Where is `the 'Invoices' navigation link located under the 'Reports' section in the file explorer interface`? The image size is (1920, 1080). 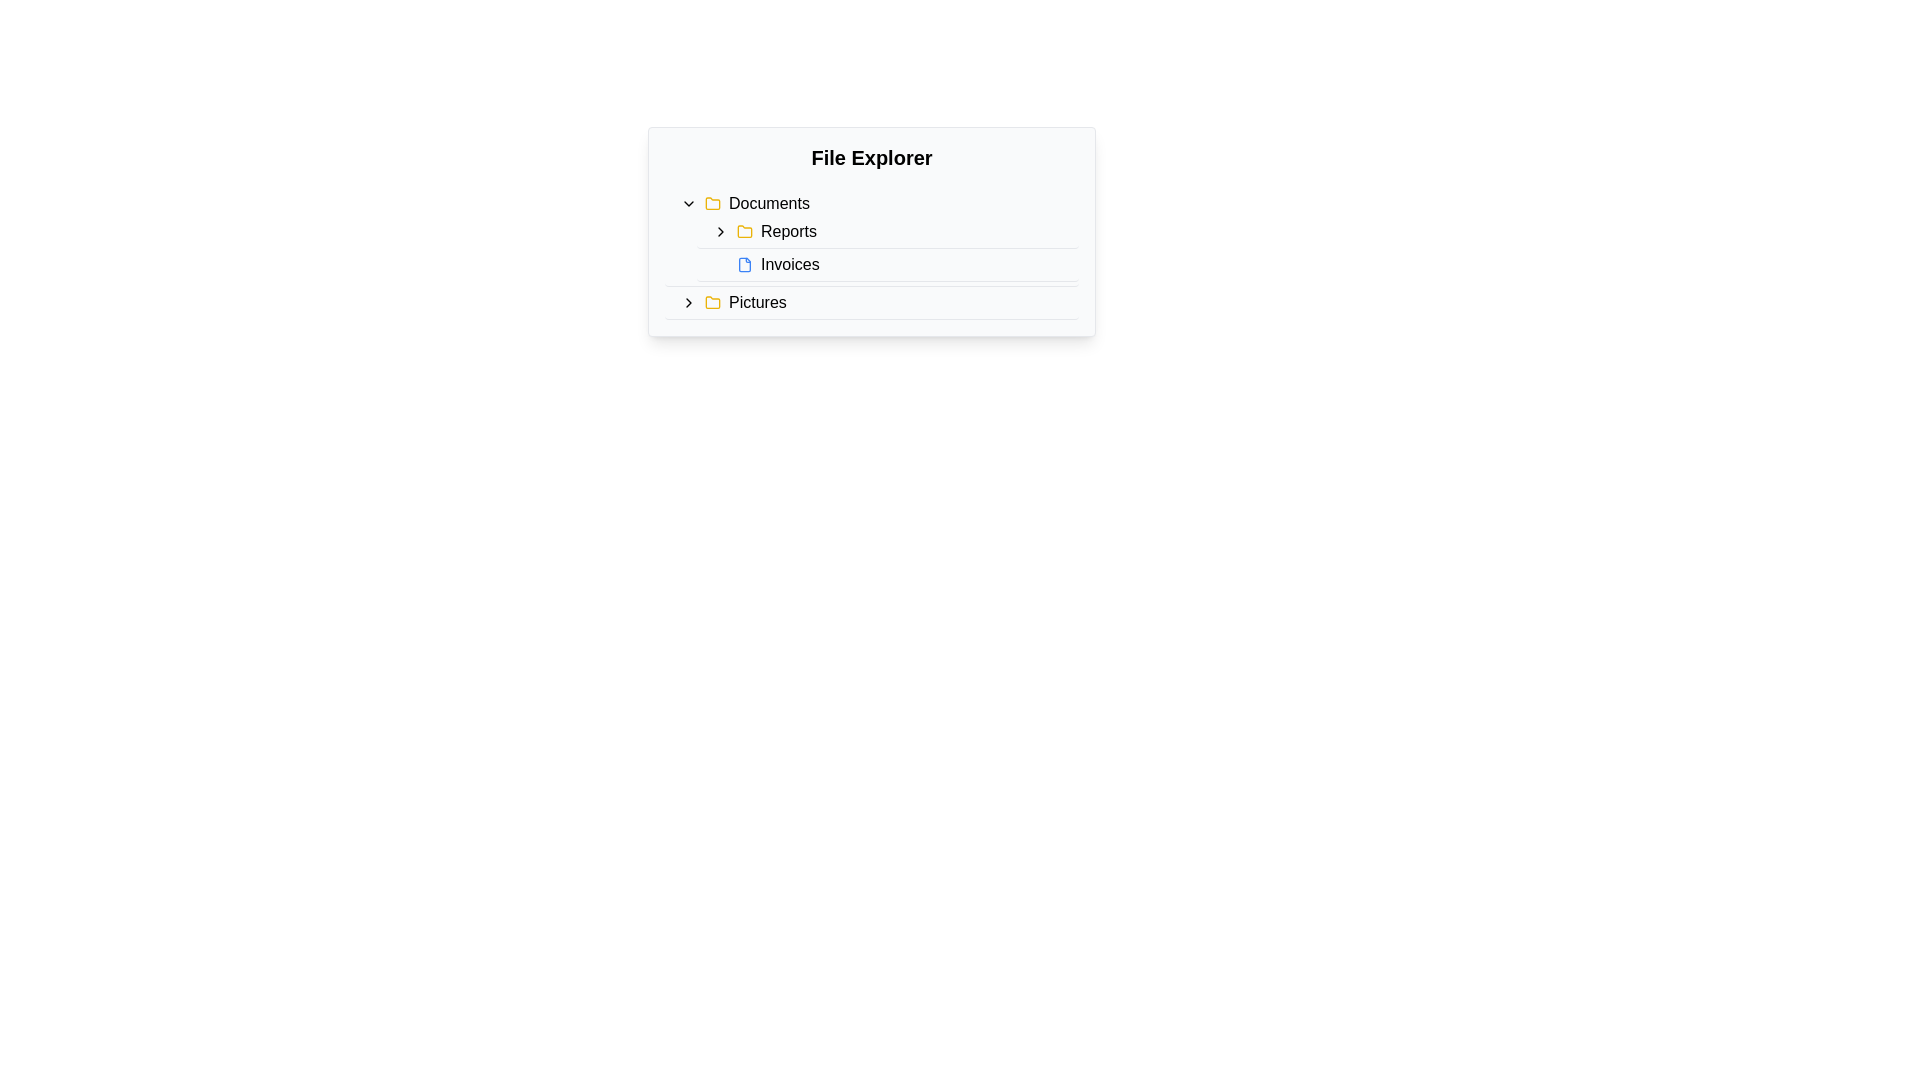 the 'Invoices' navigation link located under the 'Reports' section in the file explorer interface is located at coordinates (895, 264).